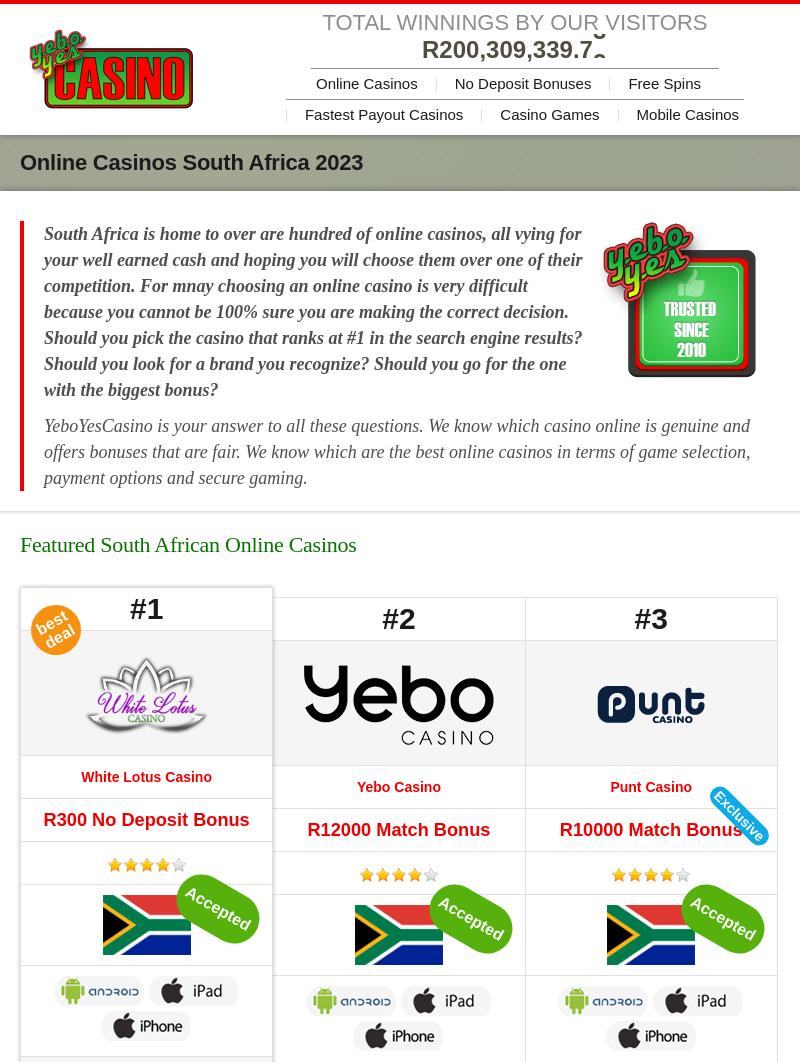 The width and height of the screenshot is (800, 1062). What do you see at coordinates (57, 636) in the screenshot?
I see `'deal'` at bounding box center [57, 636].